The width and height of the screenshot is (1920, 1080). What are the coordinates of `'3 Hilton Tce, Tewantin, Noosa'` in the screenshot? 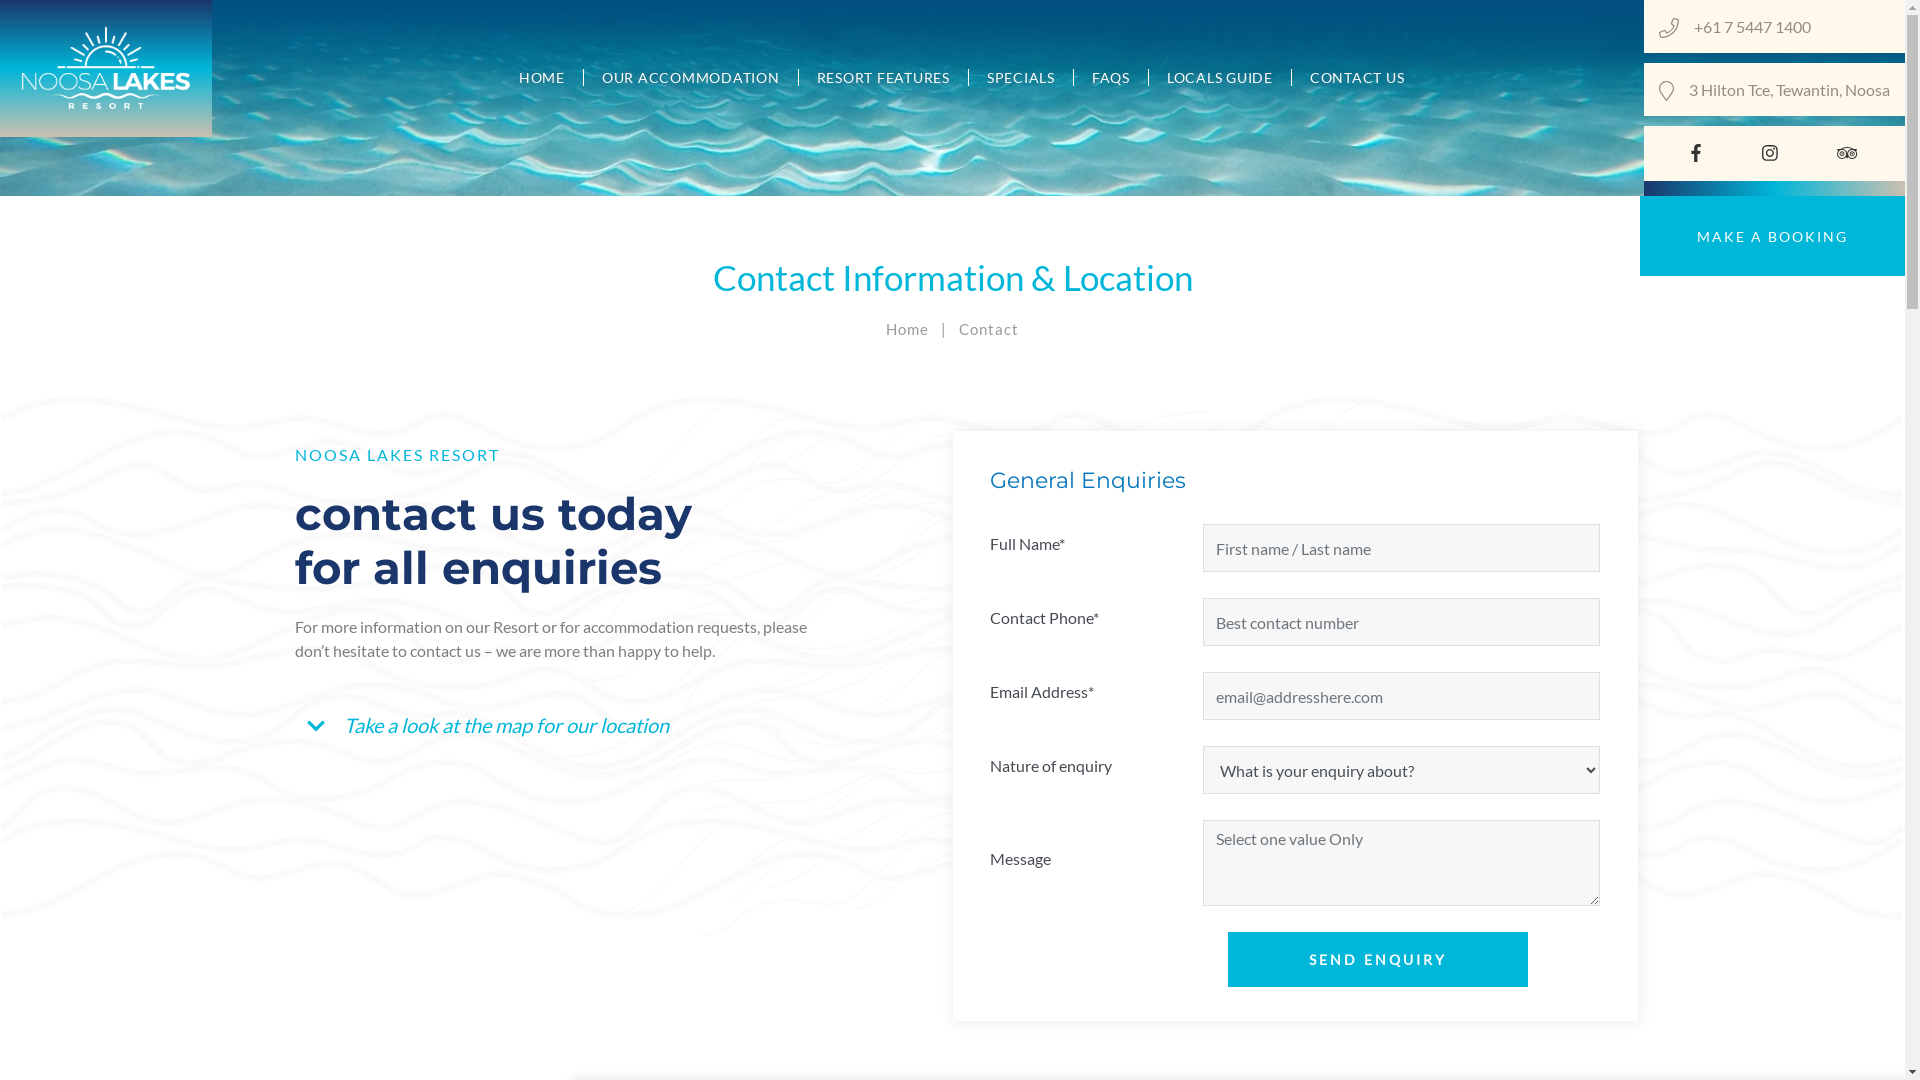 It's located at (1789, 88).